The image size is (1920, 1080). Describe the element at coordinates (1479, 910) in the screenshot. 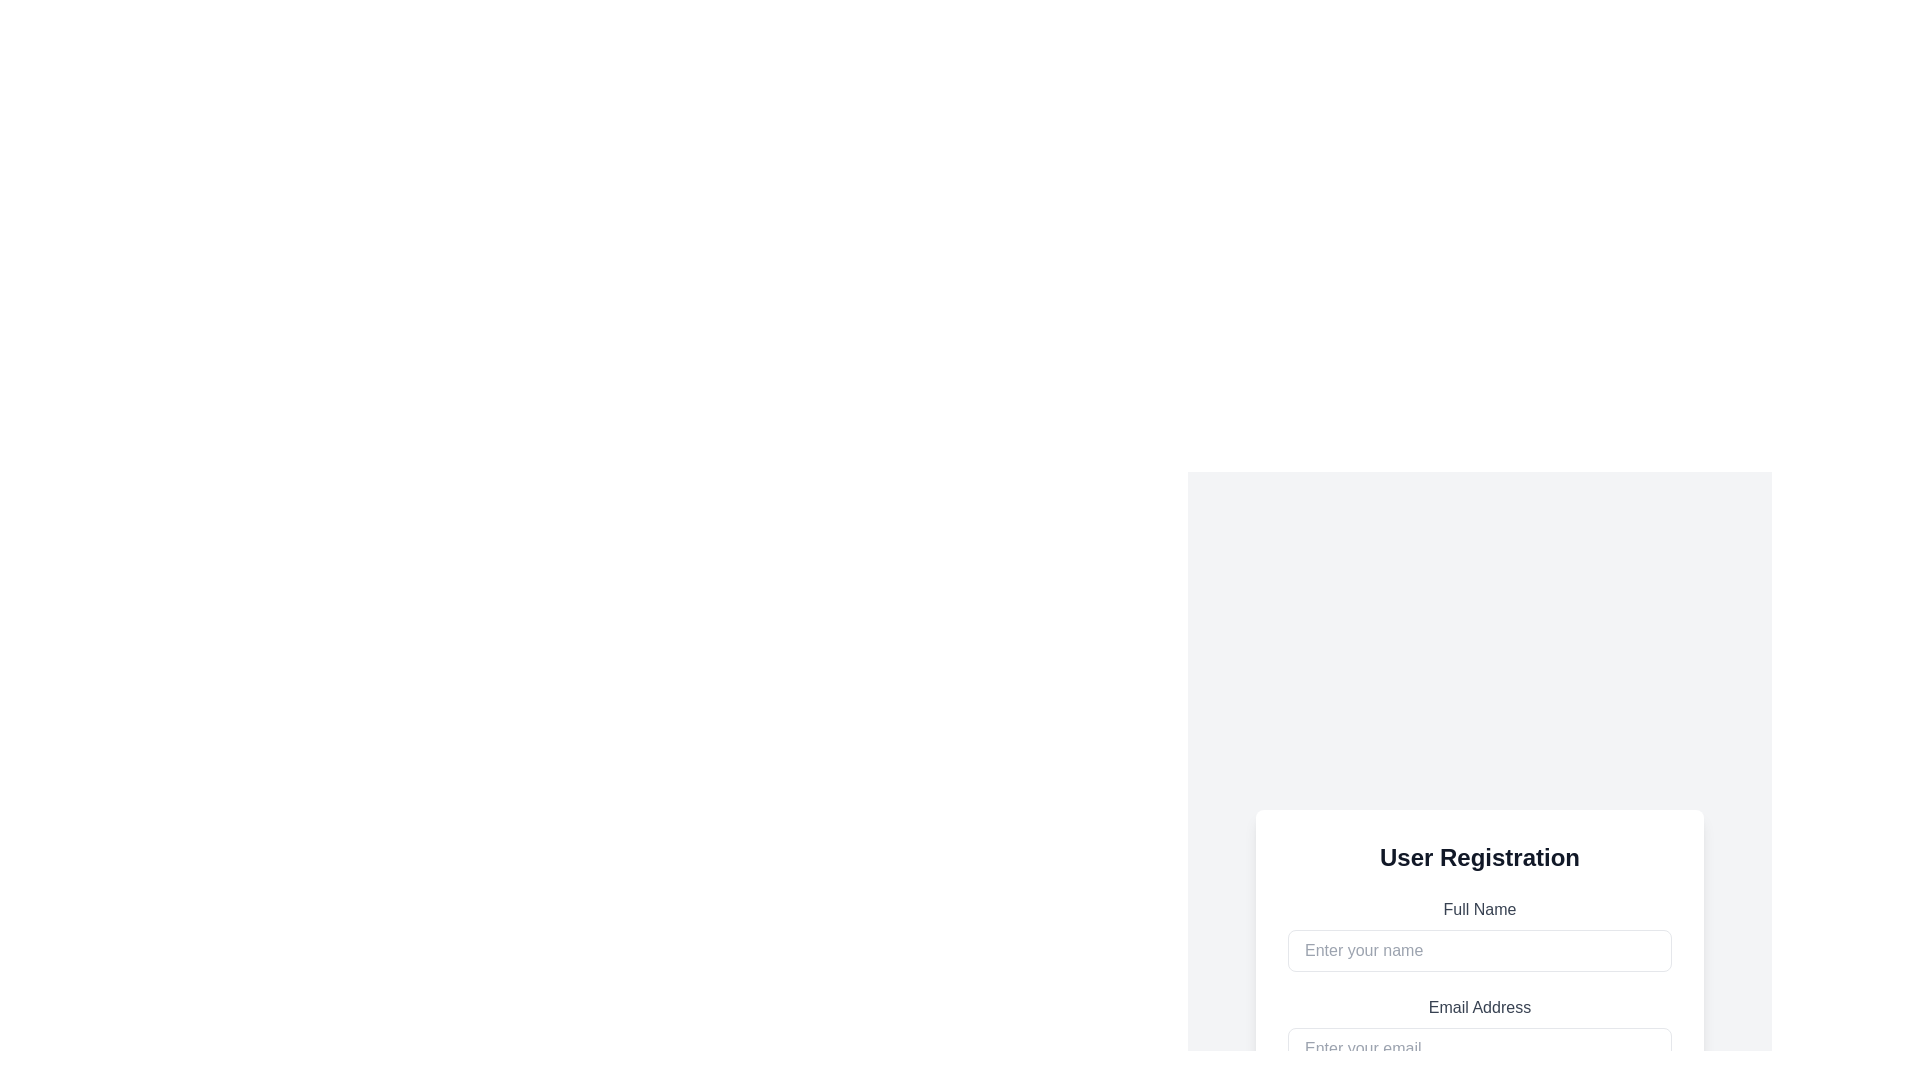

I see `the Text label that provides guidance for the adjacent full name input field in the user registration form` at that location.